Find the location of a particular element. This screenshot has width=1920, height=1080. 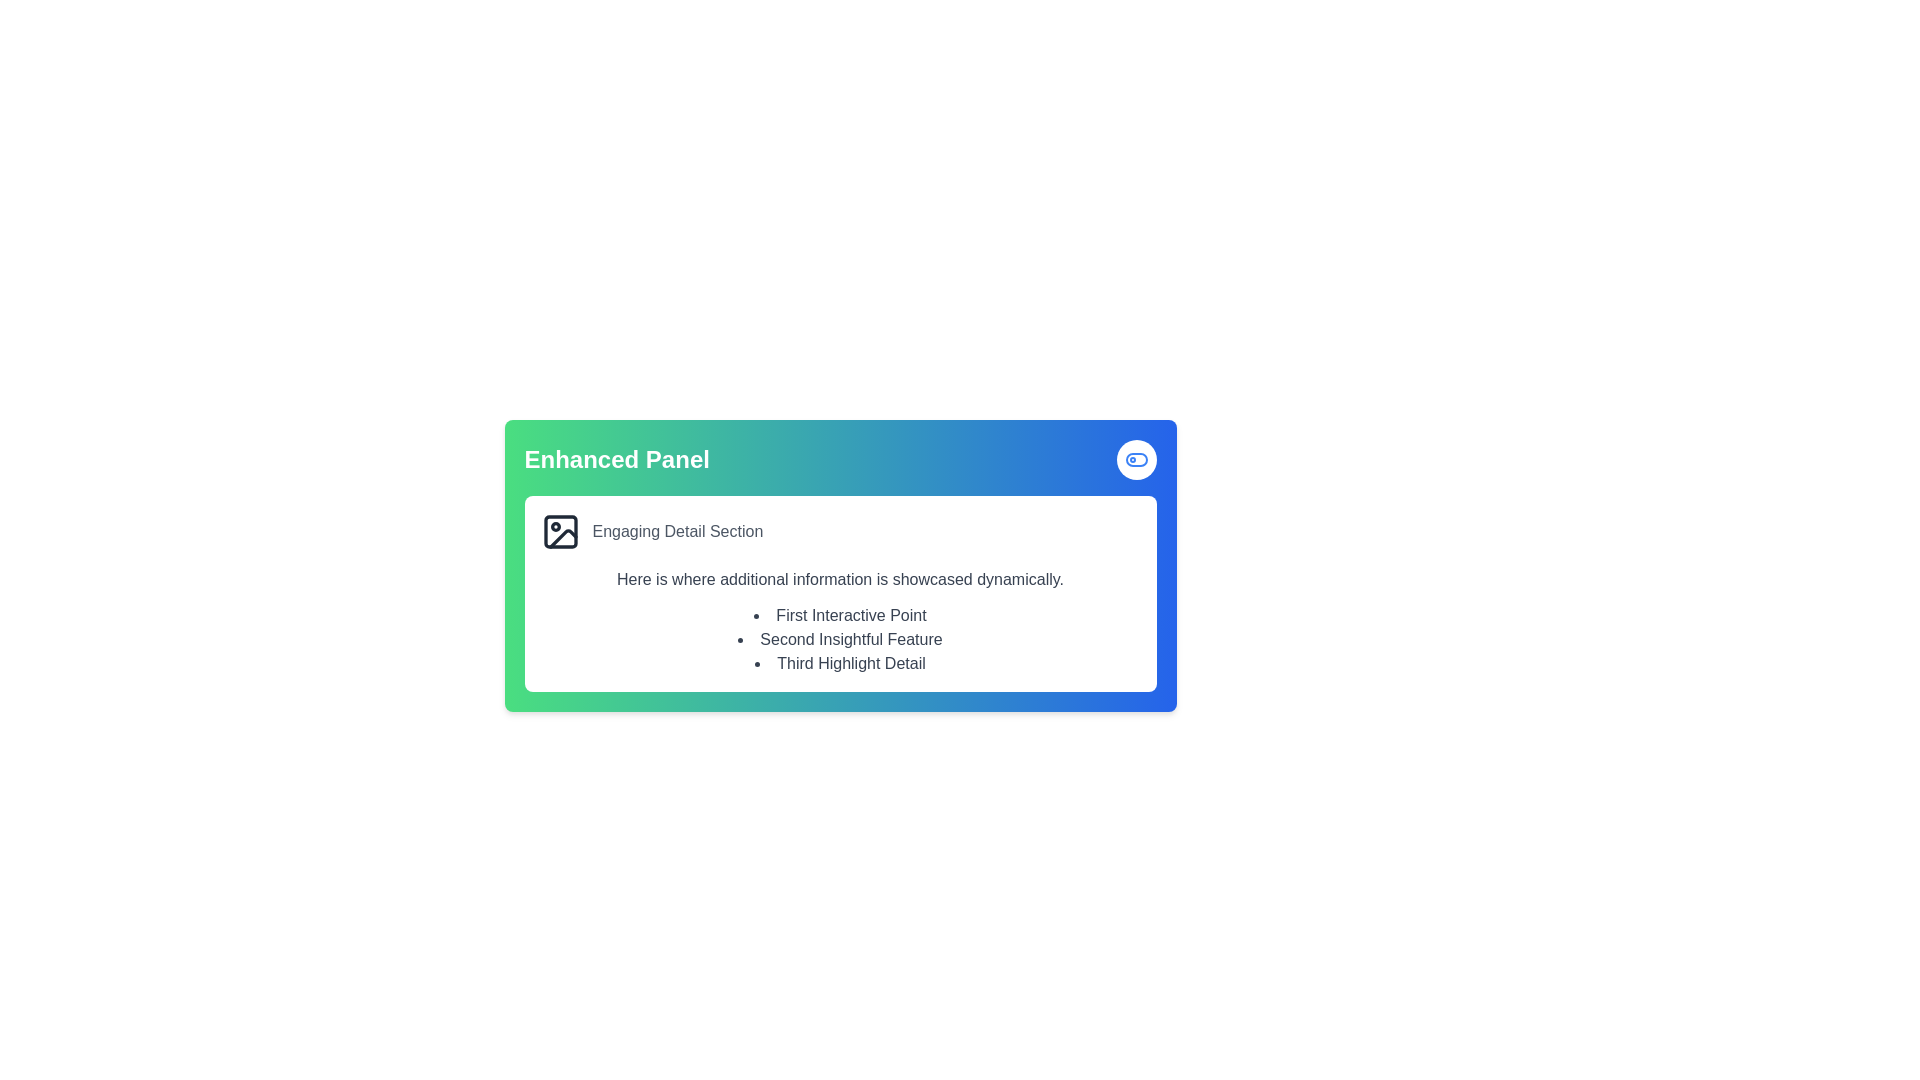

text from the bulleted list located centrally within the panel beneath the header 'Enhanced Panel', which summarizes key information related to the content above is located at coordinates (840, 640).